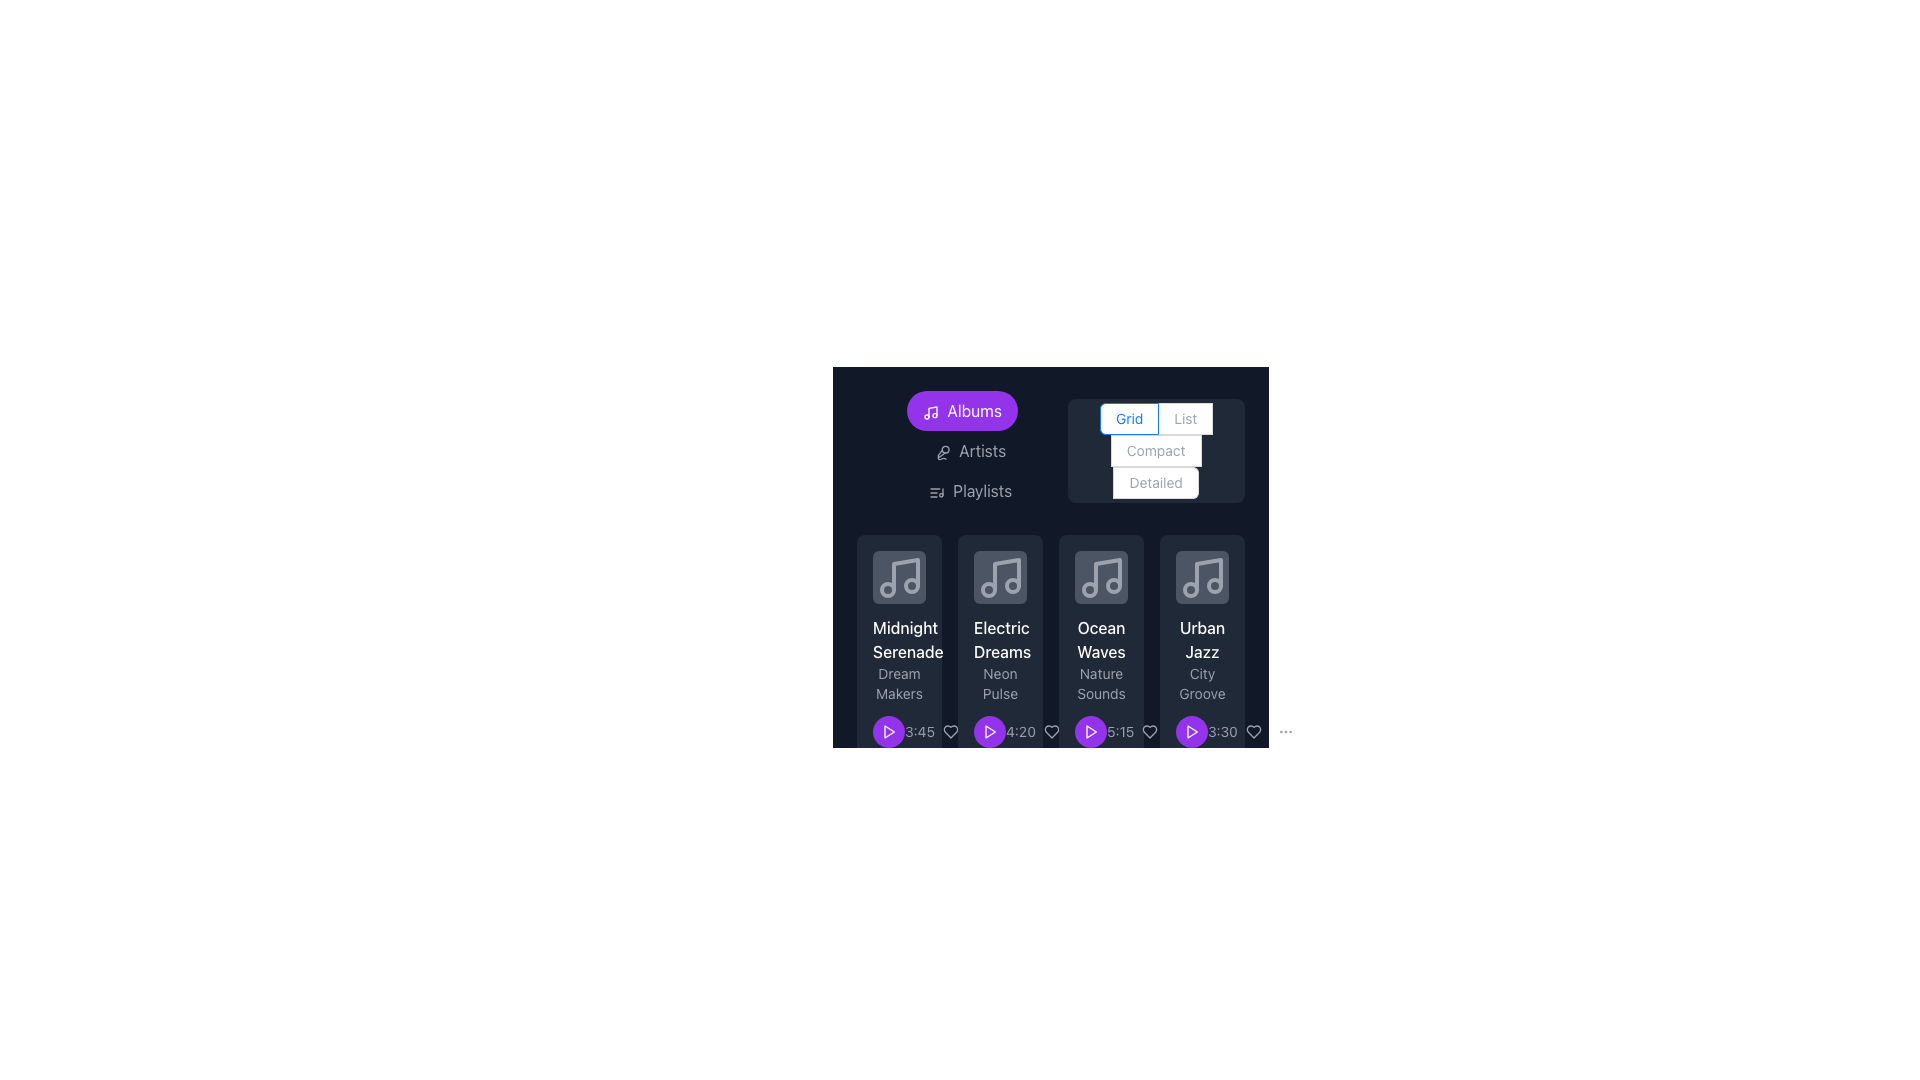 This screenshot has width=1920, height=1080. I want to click on the heart-shaped icon button located at the bottom right corner of the last music card, so click(1252, 732).